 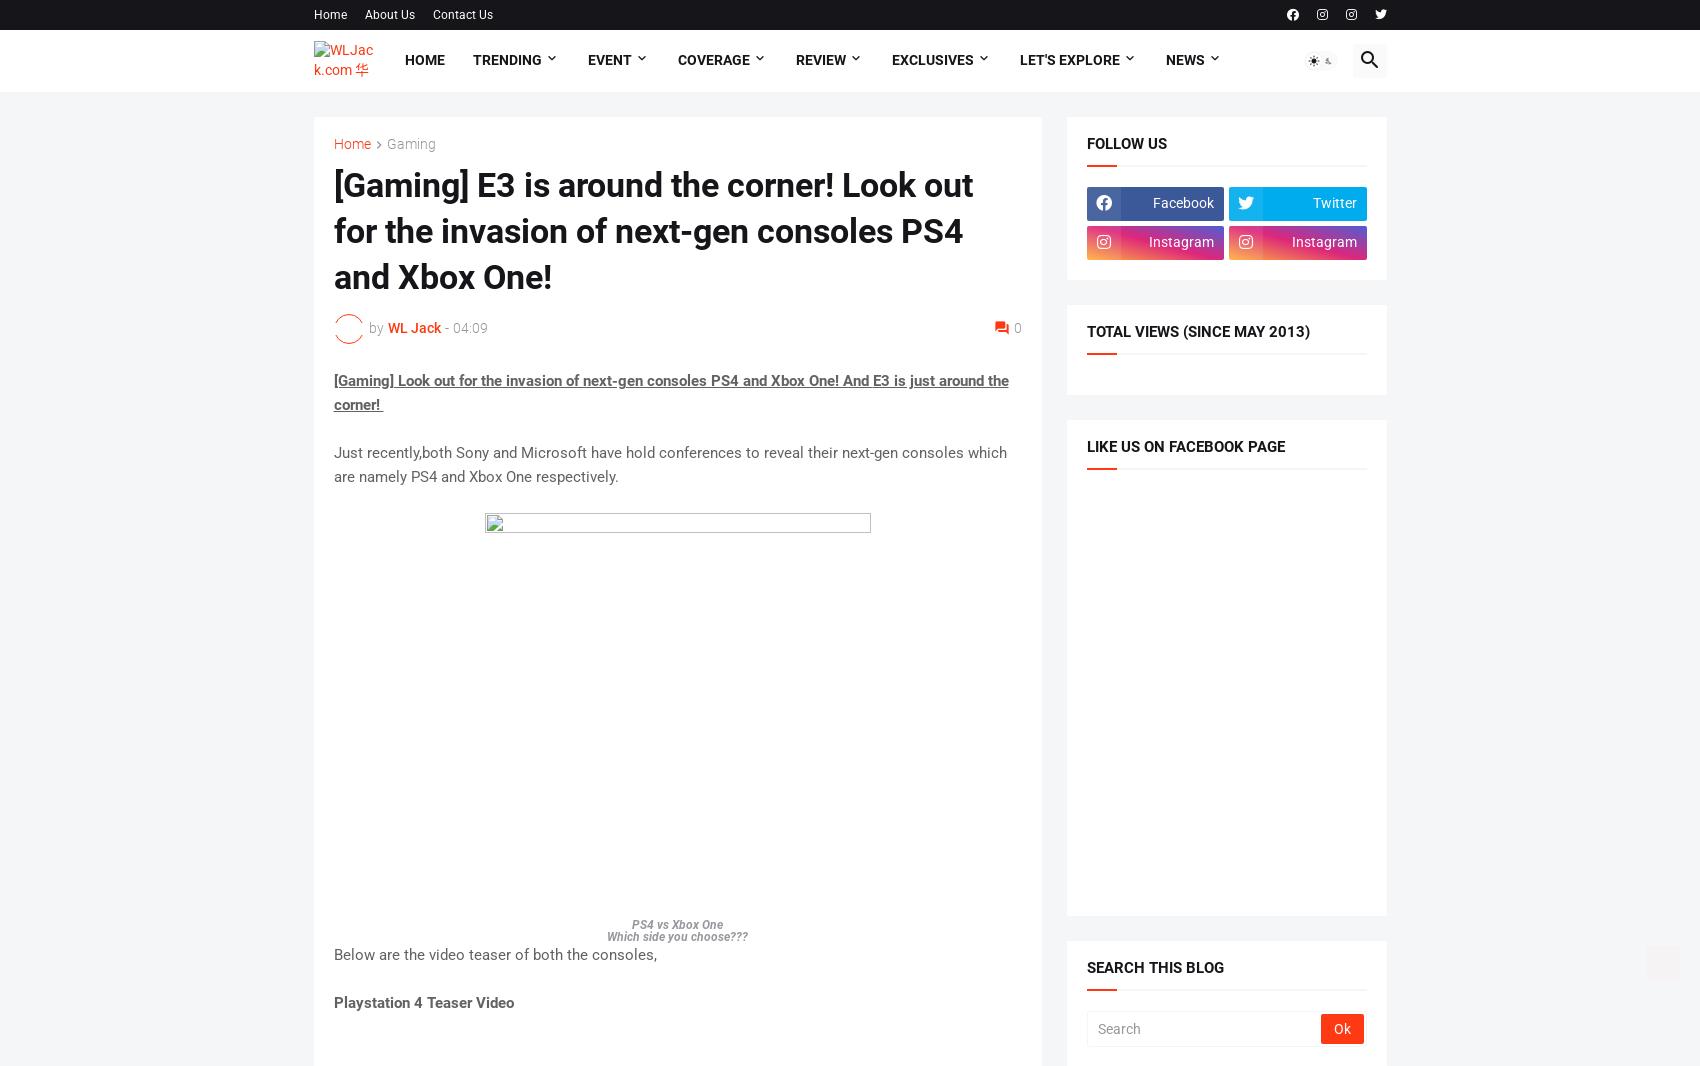 What do you see at coordinates (669, 464) in the screenshot?
I see `'Just recently,both Sony and Microsoft have hold conferences to reveal their next-gen consoles which are namely PS4 and Xbox One respectively.'` at bounding box center [669, 464].